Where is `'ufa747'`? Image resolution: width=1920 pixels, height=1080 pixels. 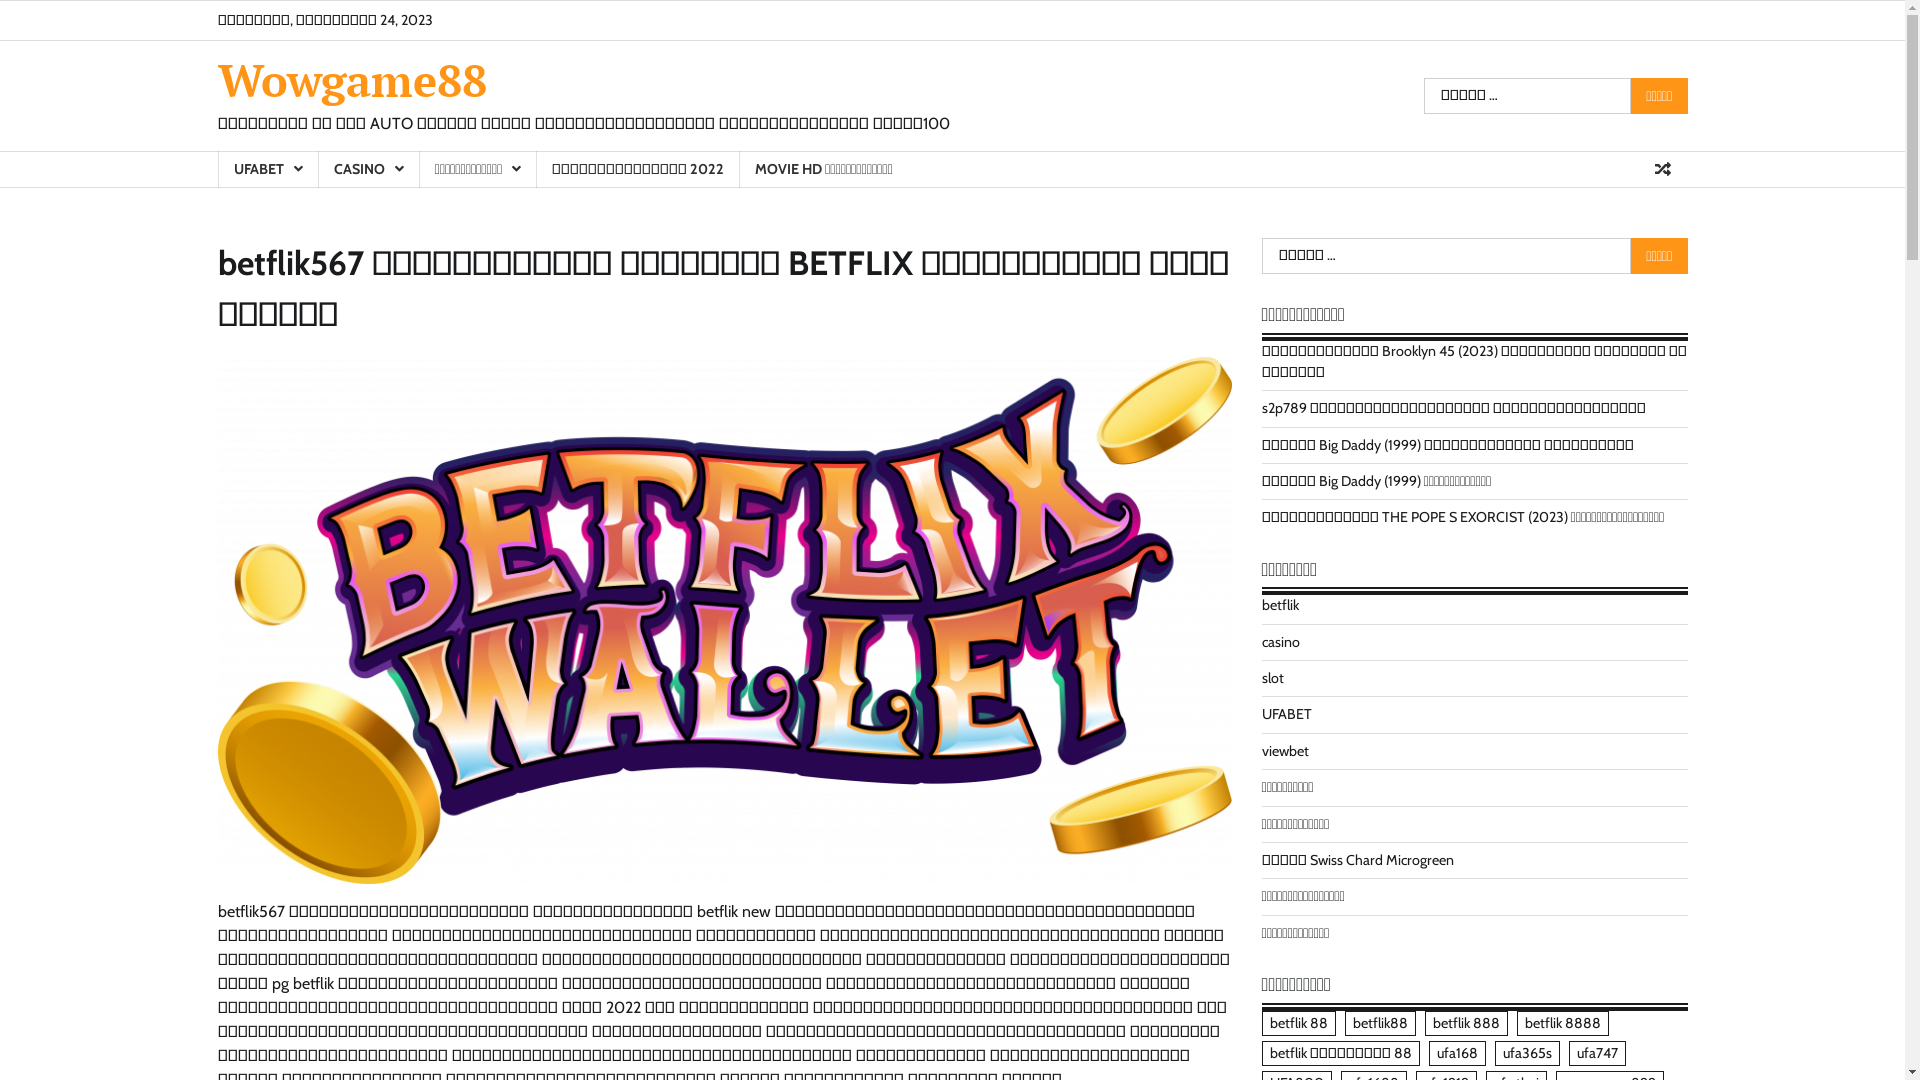
'ufa747' is located at coordinates (1595, 1052).